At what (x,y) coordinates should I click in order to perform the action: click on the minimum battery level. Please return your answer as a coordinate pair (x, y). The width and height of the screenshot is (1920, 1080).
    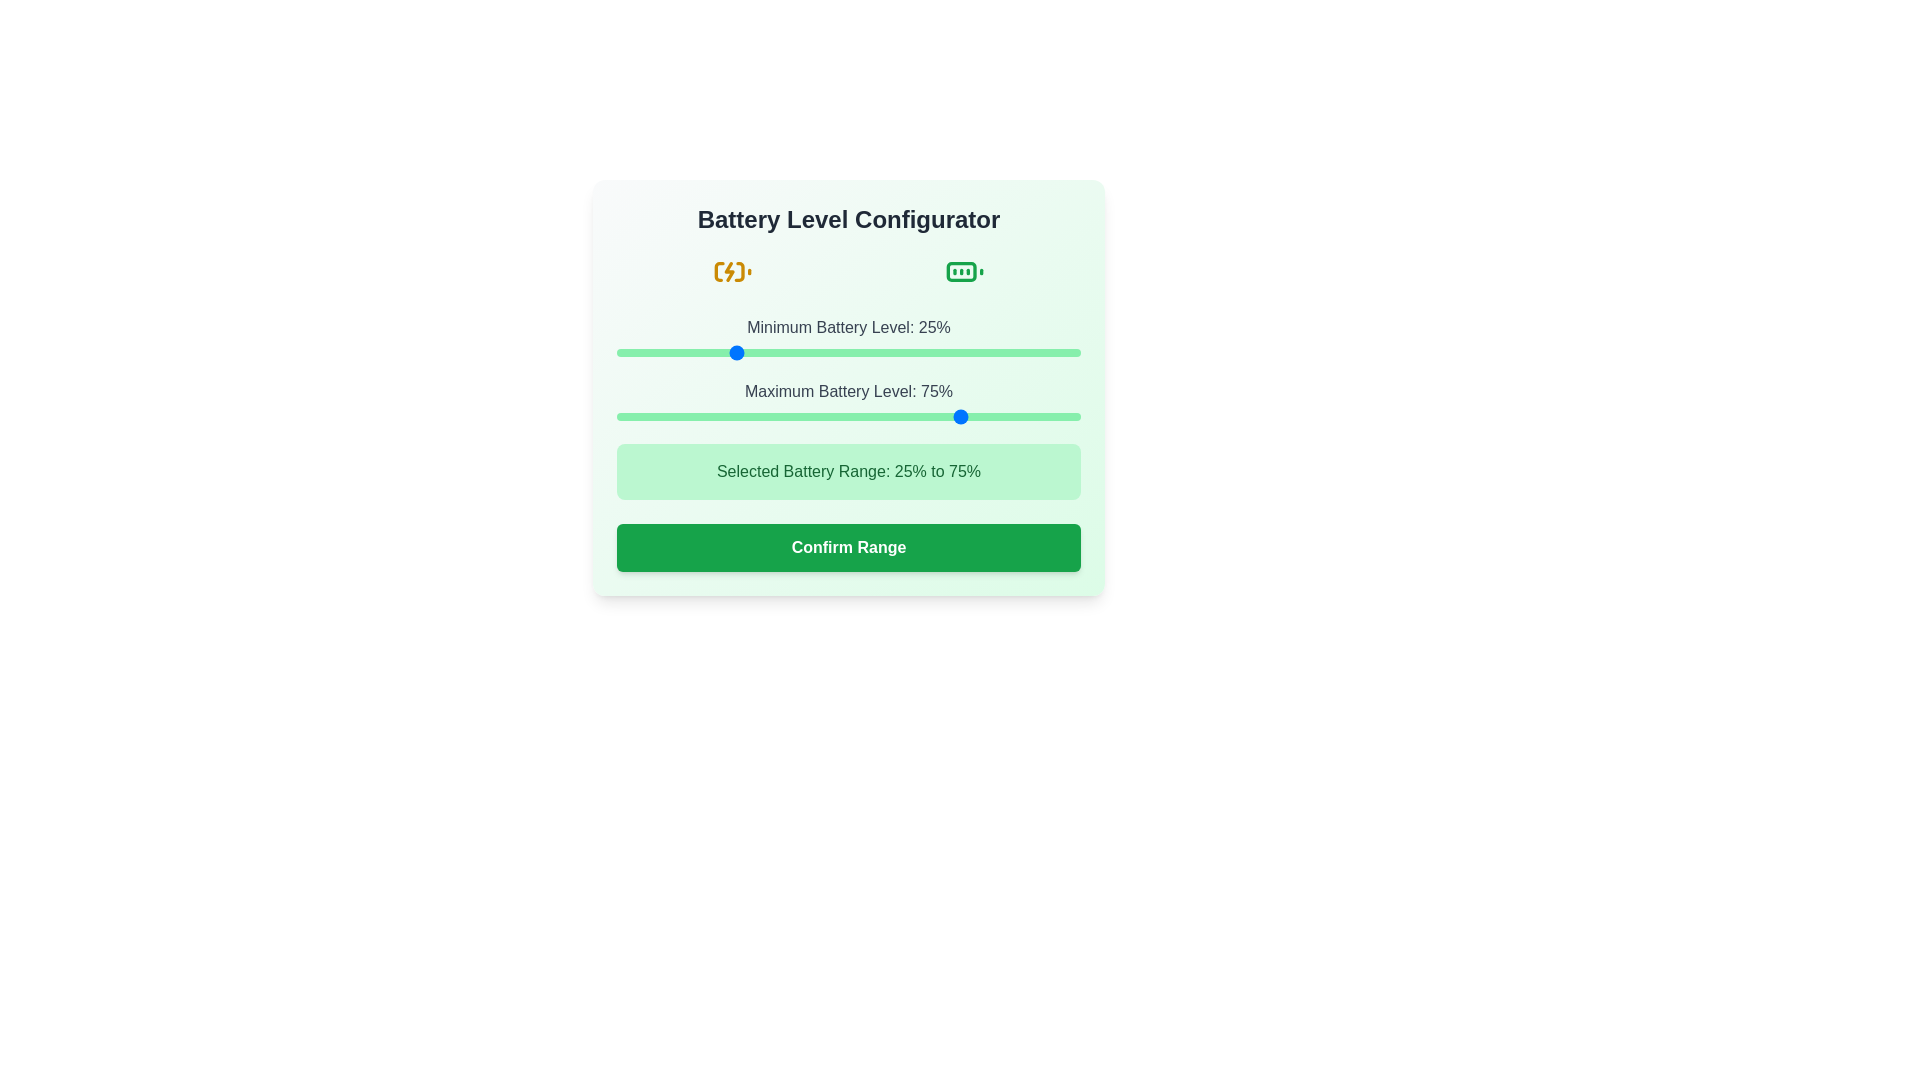
    Looking at the image, I should click on (722, 352).